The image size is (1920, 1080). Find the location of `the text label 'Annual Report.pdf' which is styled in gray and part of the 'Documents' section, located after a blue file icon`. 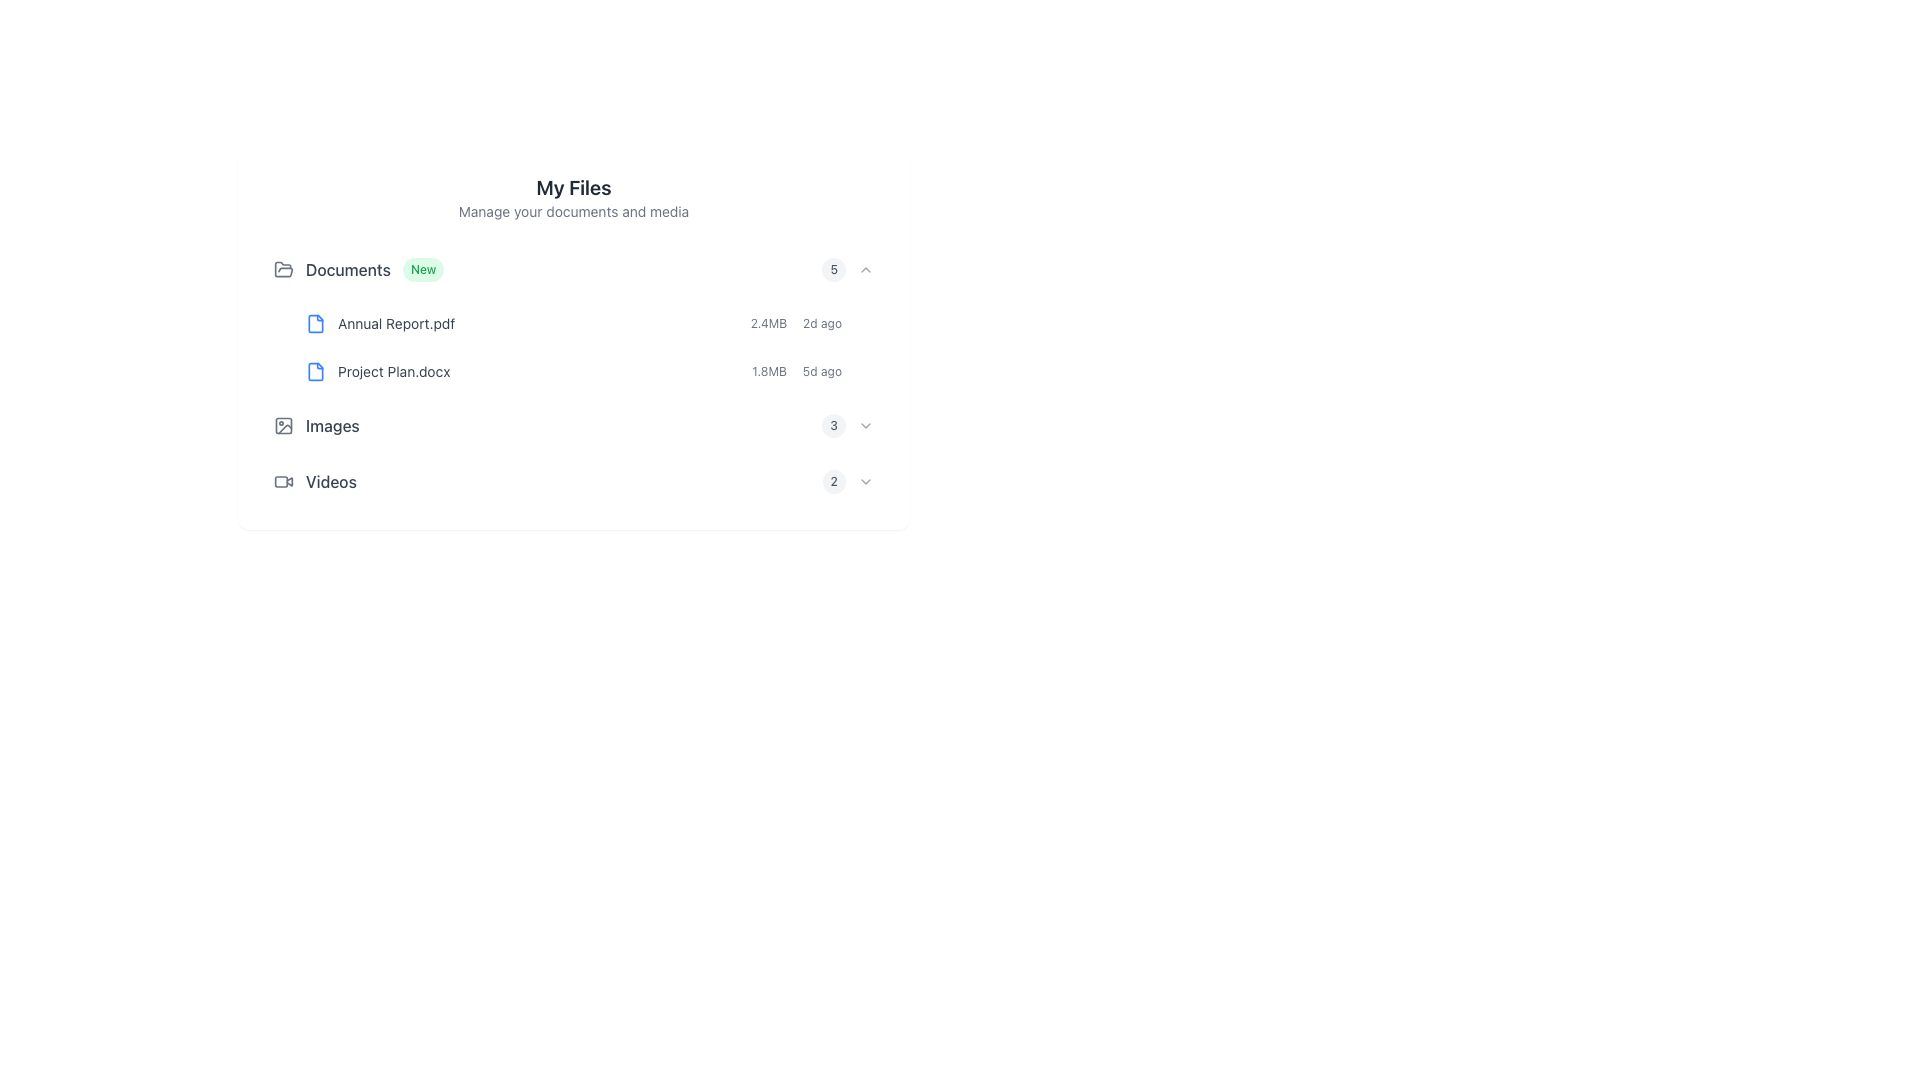

the text label 'Annual Report.pdf' which is styled in gray and part of the 'Documents' section, located after a blue file icon is located at coordinates (396, 323).